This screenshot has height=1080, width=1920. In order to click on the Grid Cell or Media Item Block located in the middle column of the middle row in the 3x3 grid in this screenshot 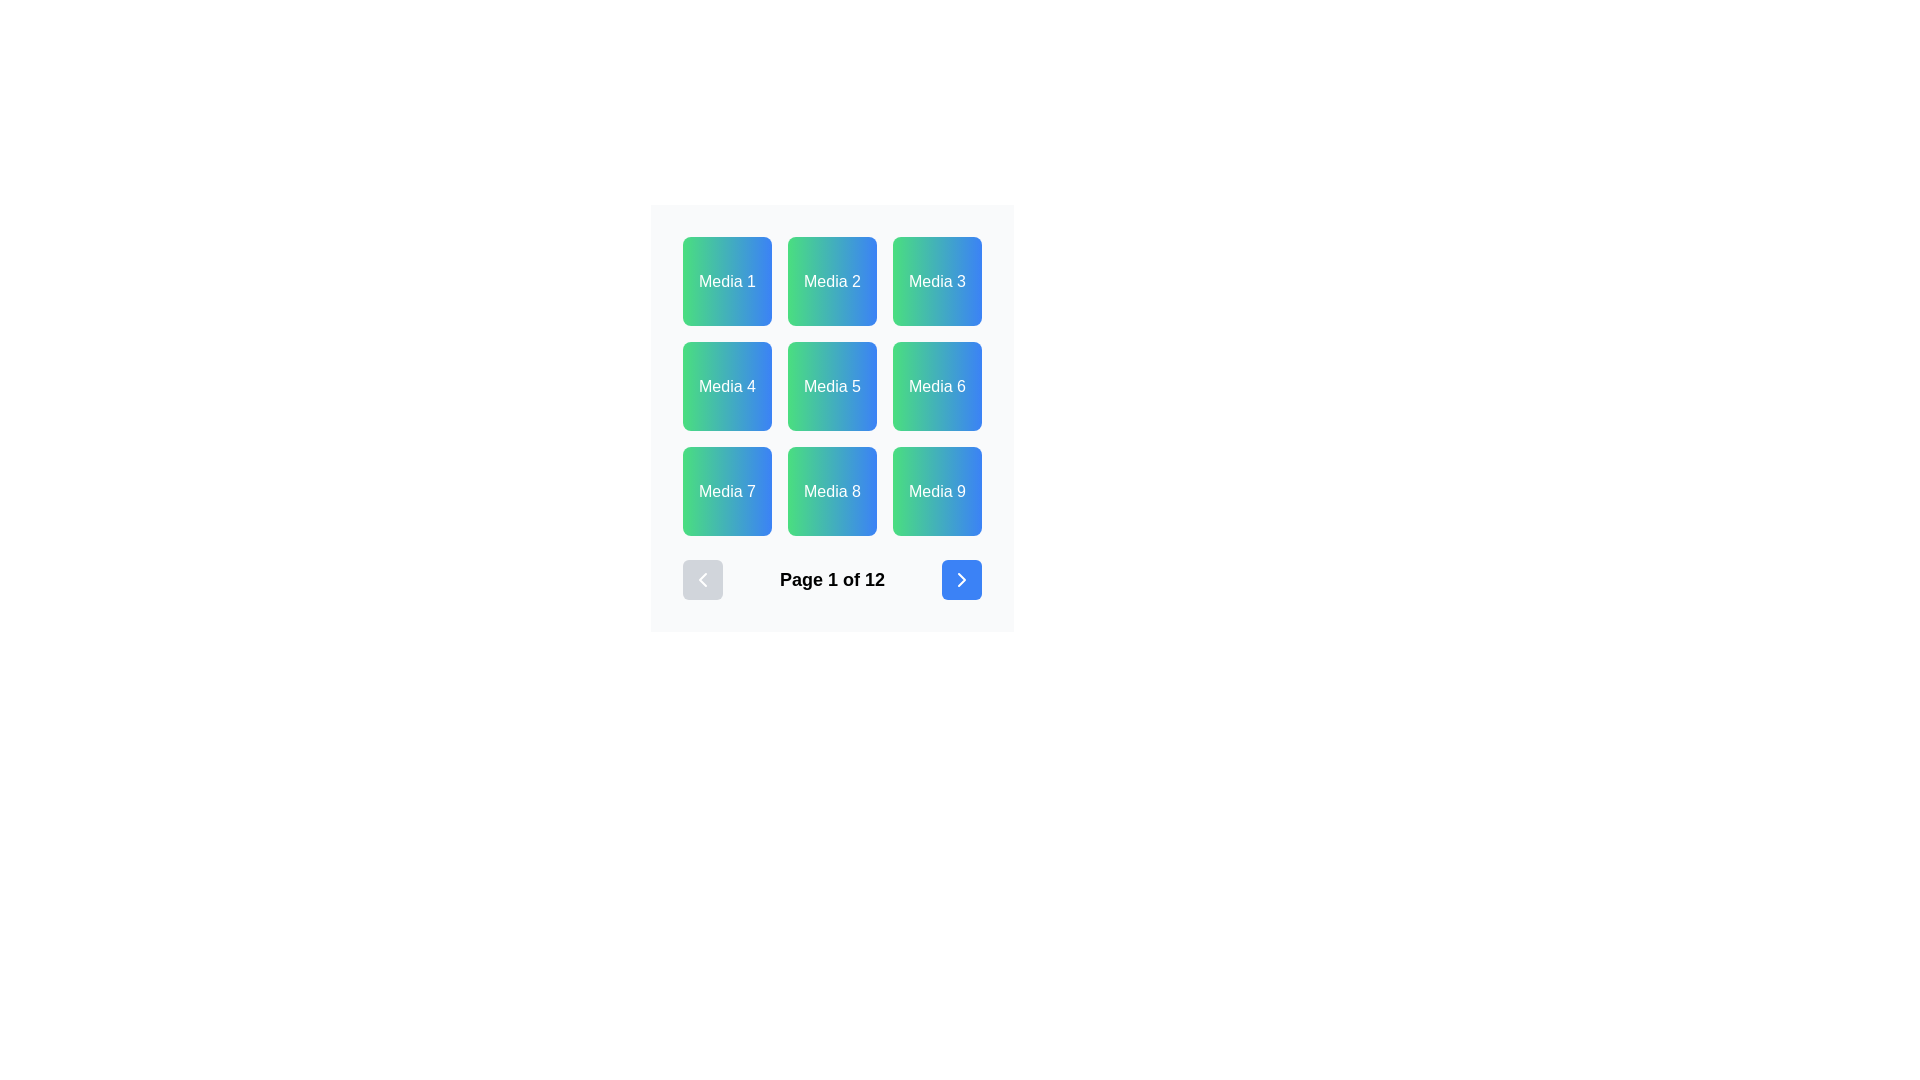, I will do `click(832, 417)`.